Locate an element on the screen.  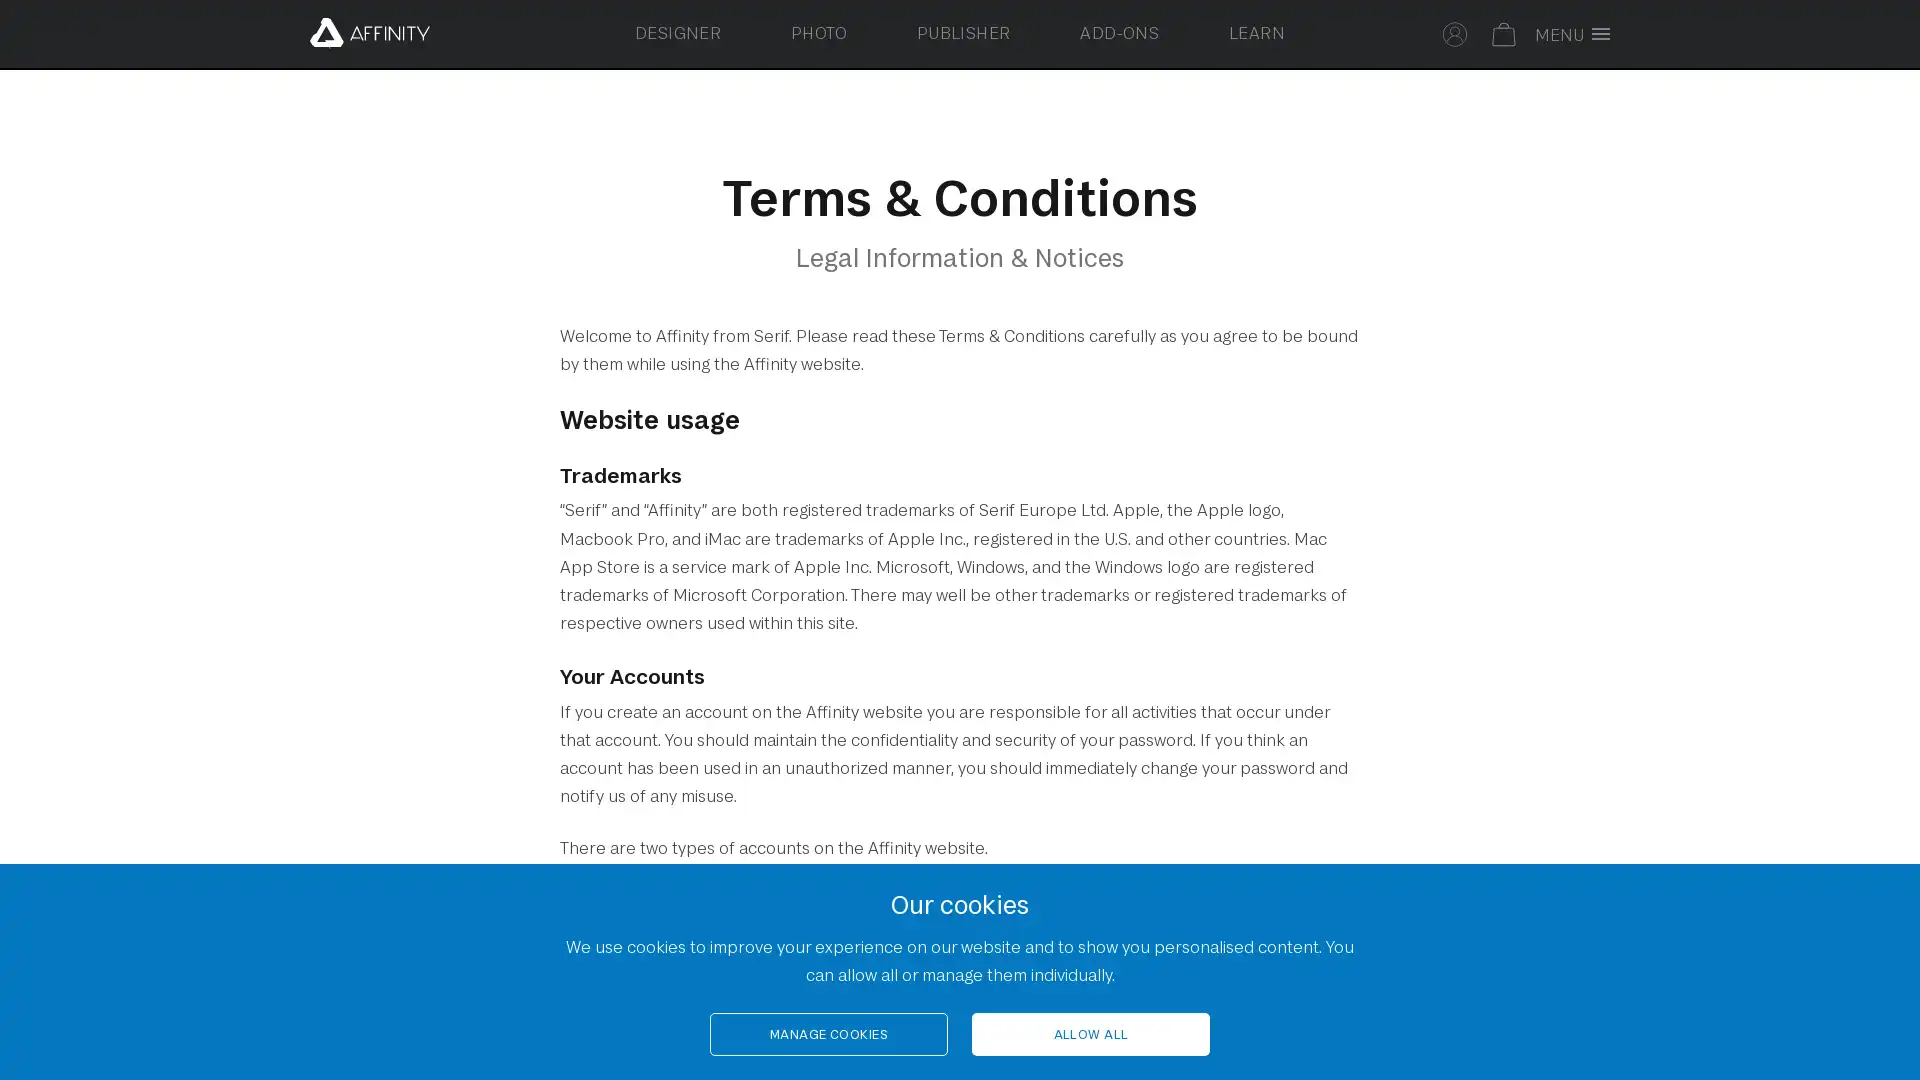
Select to sign in to your Affinity account is located at coordinates (1455, 31).